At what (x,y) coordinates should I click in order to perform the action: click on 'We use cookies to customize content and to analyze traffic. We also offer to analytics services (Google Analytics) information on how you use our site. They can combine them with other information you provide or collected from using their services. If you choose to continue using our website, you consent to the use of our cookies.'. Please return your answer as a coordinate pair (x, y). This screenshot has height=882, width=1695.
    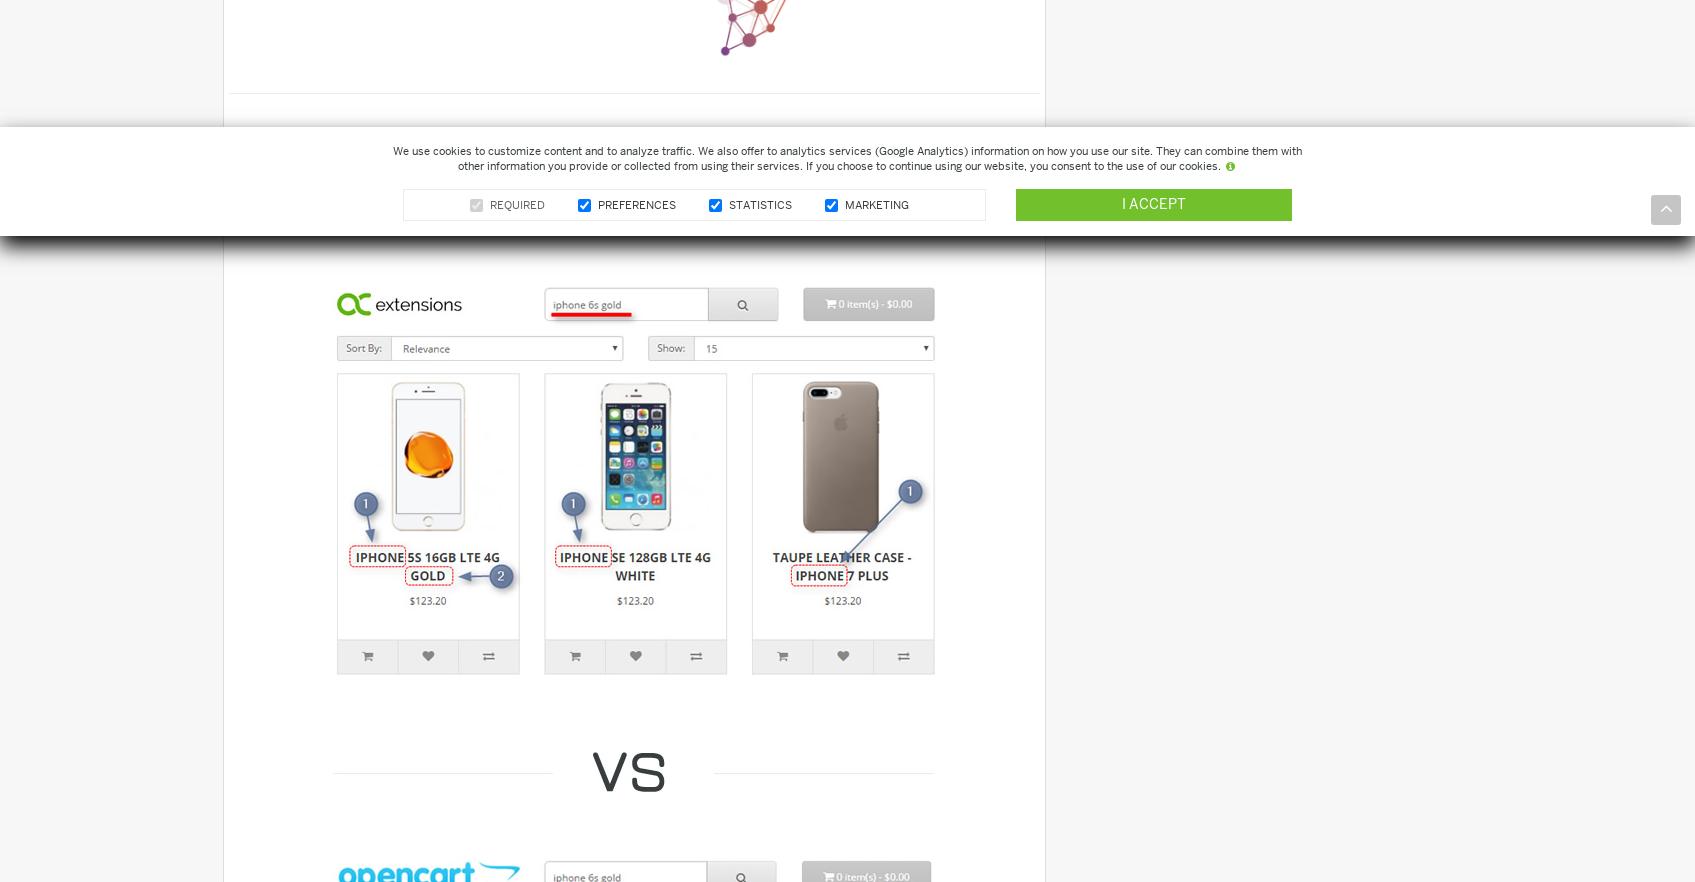
    Looking at the image, I should click on (847, 158).